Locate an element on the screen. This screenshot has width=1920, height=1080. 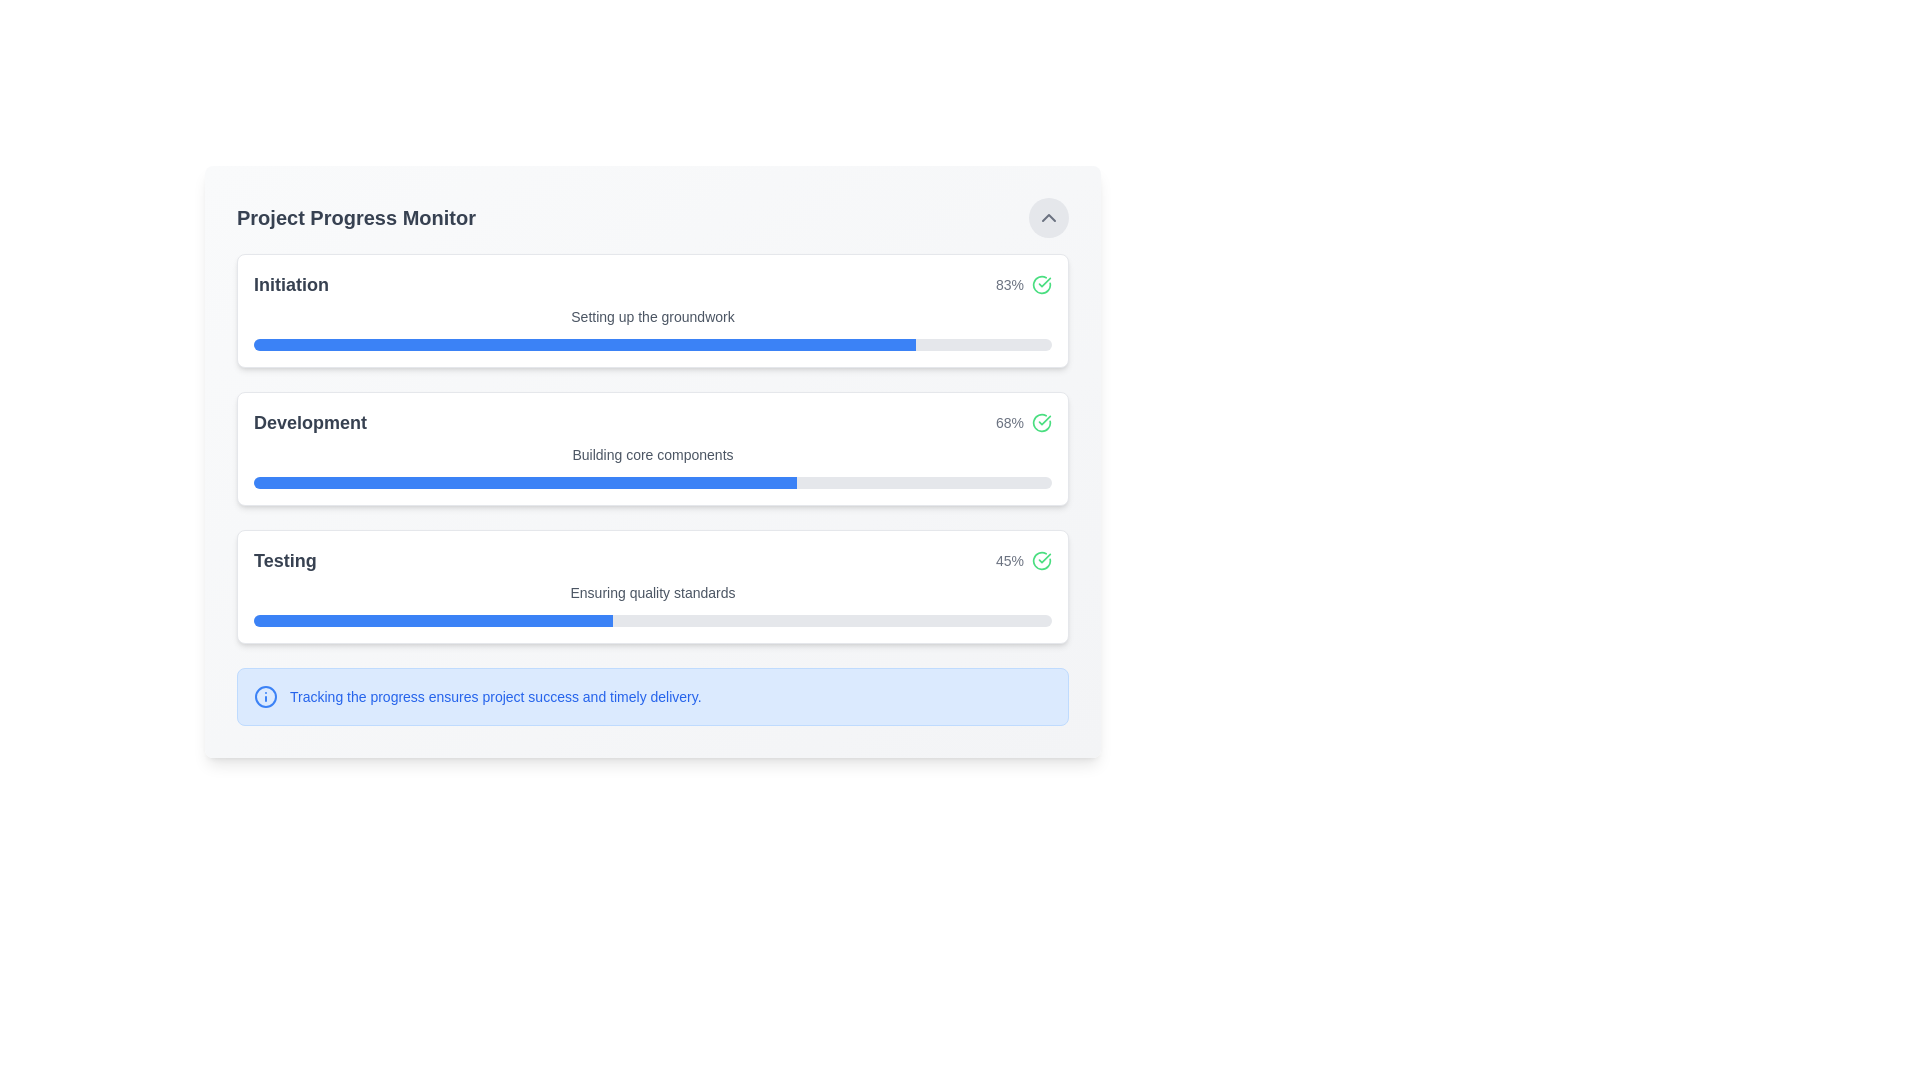
the success icon located immediately to the right of the '83%' text in the top right corner of the progress bar for 'Initiation' is located at coordinates (1040, 285).